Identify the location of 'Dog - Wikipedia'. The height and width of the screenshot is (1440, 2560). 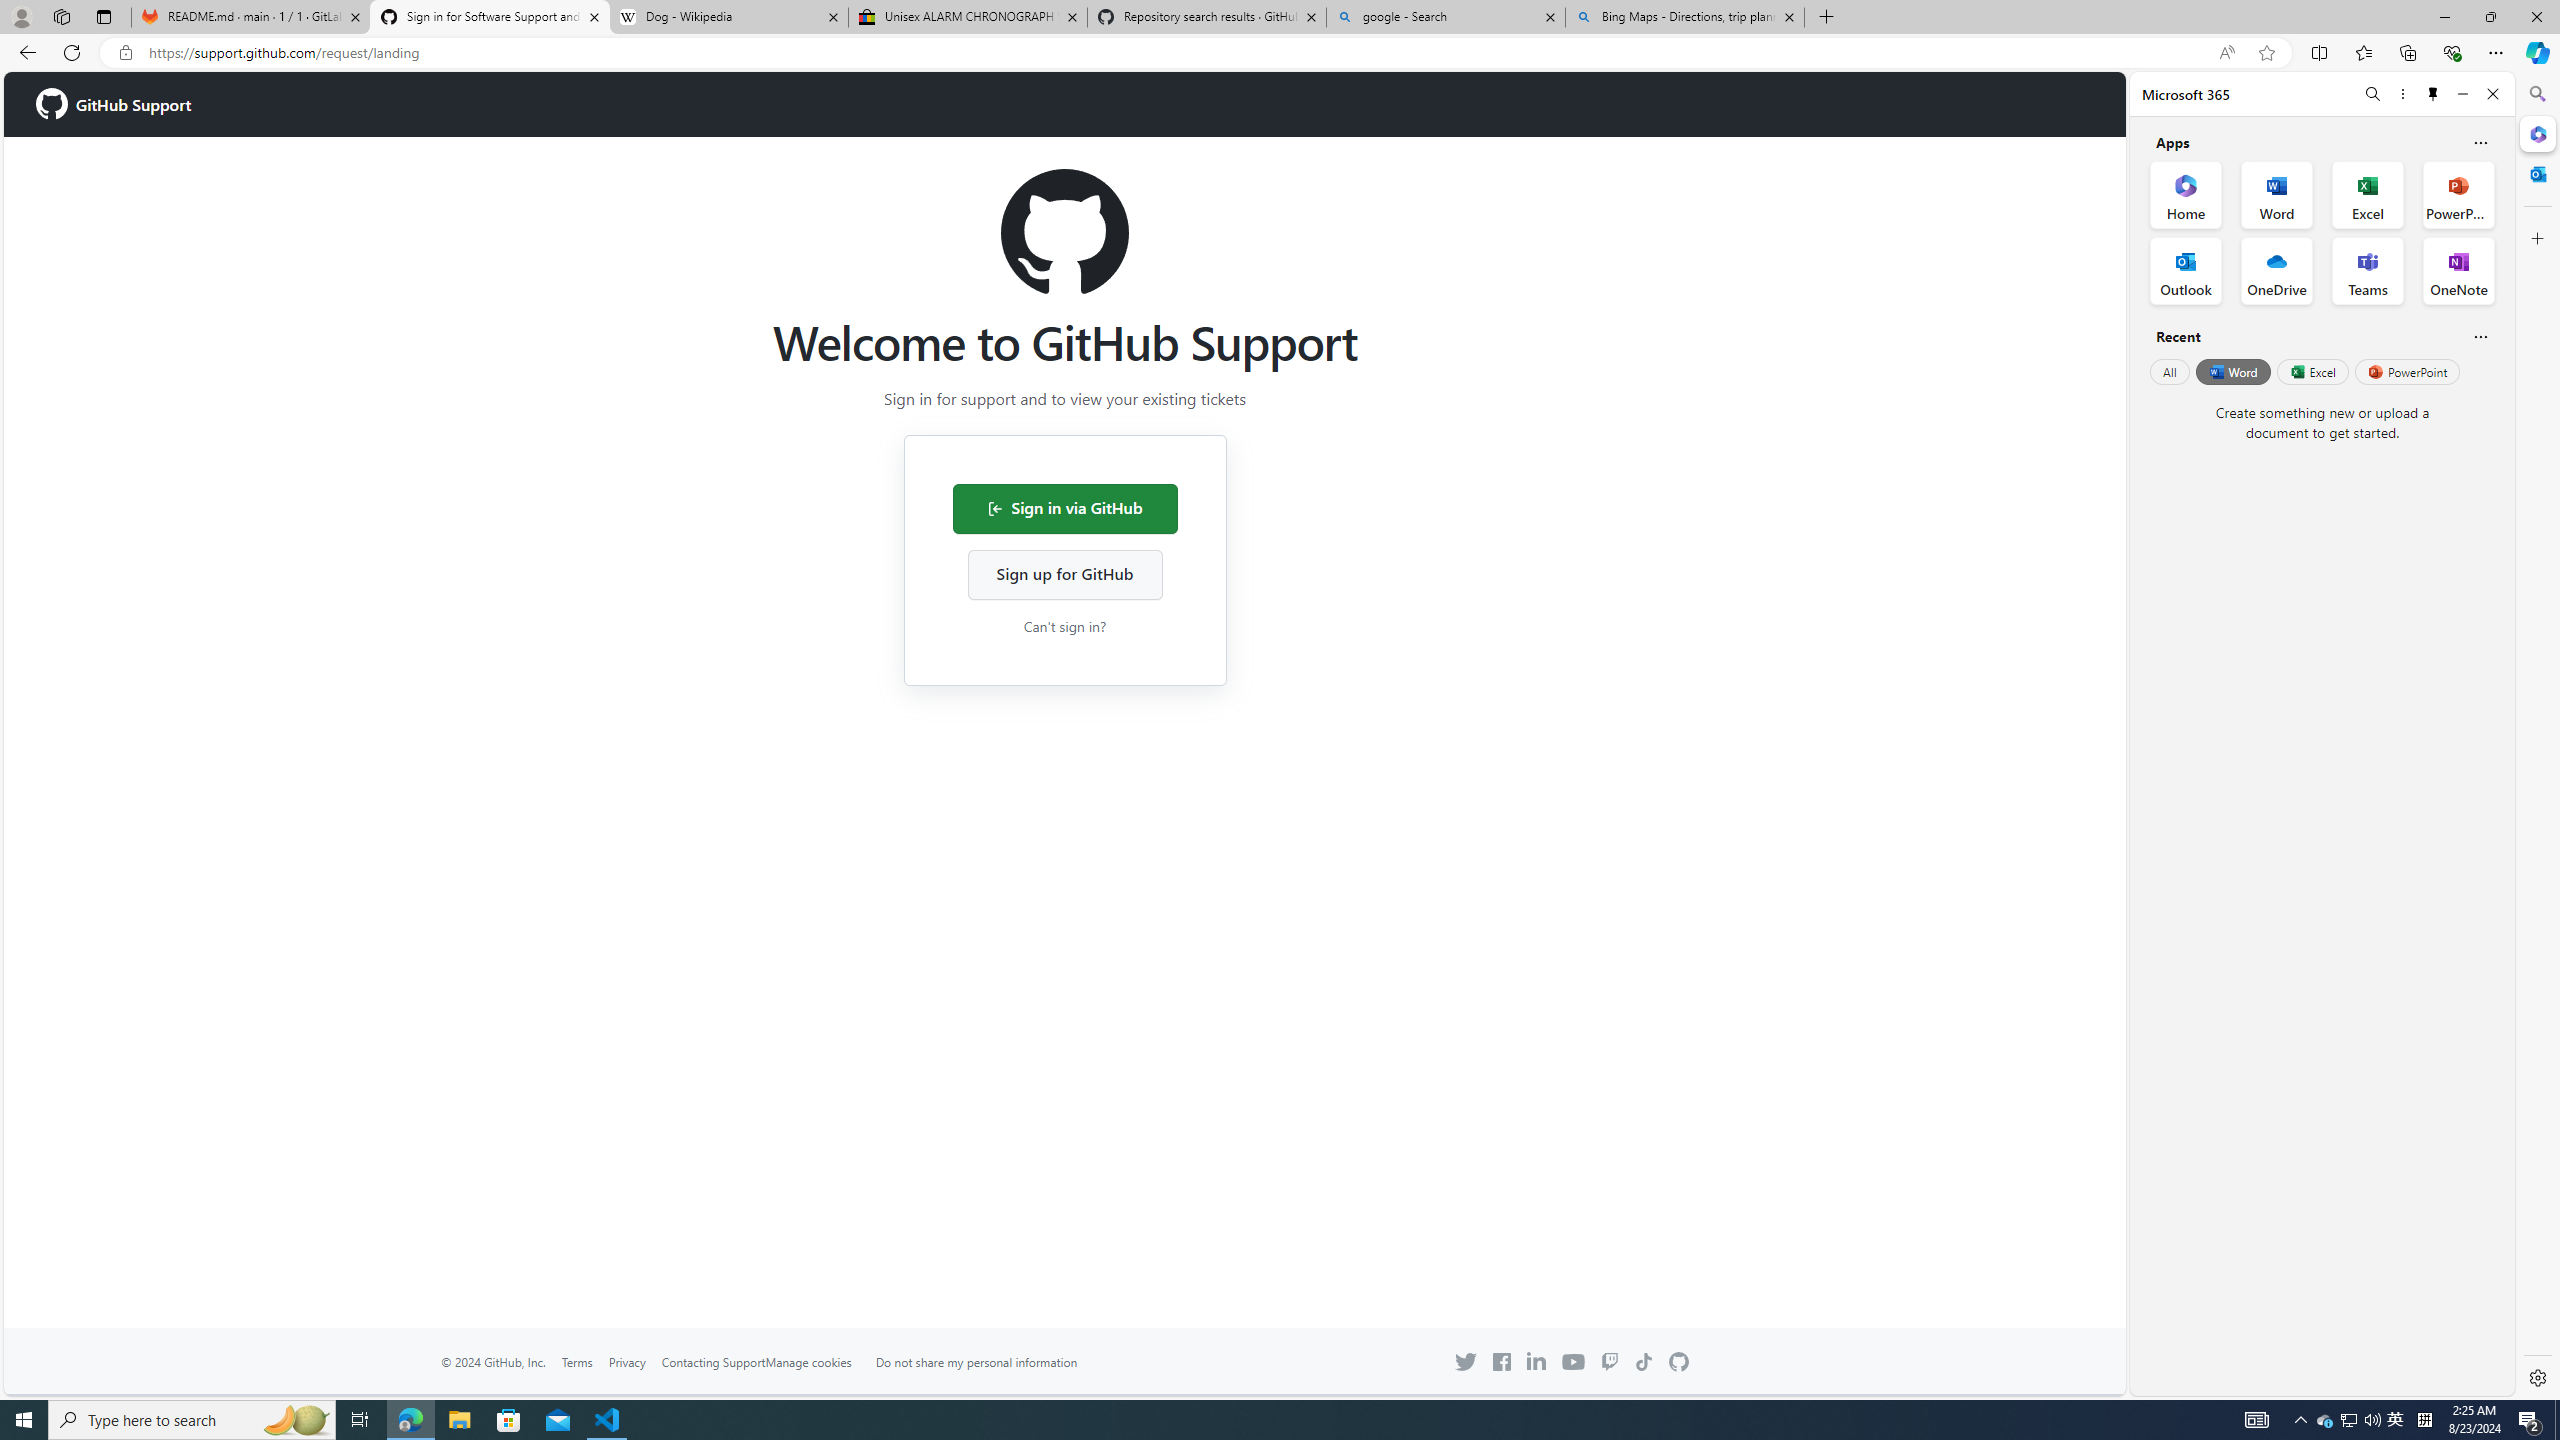
(729, 16).